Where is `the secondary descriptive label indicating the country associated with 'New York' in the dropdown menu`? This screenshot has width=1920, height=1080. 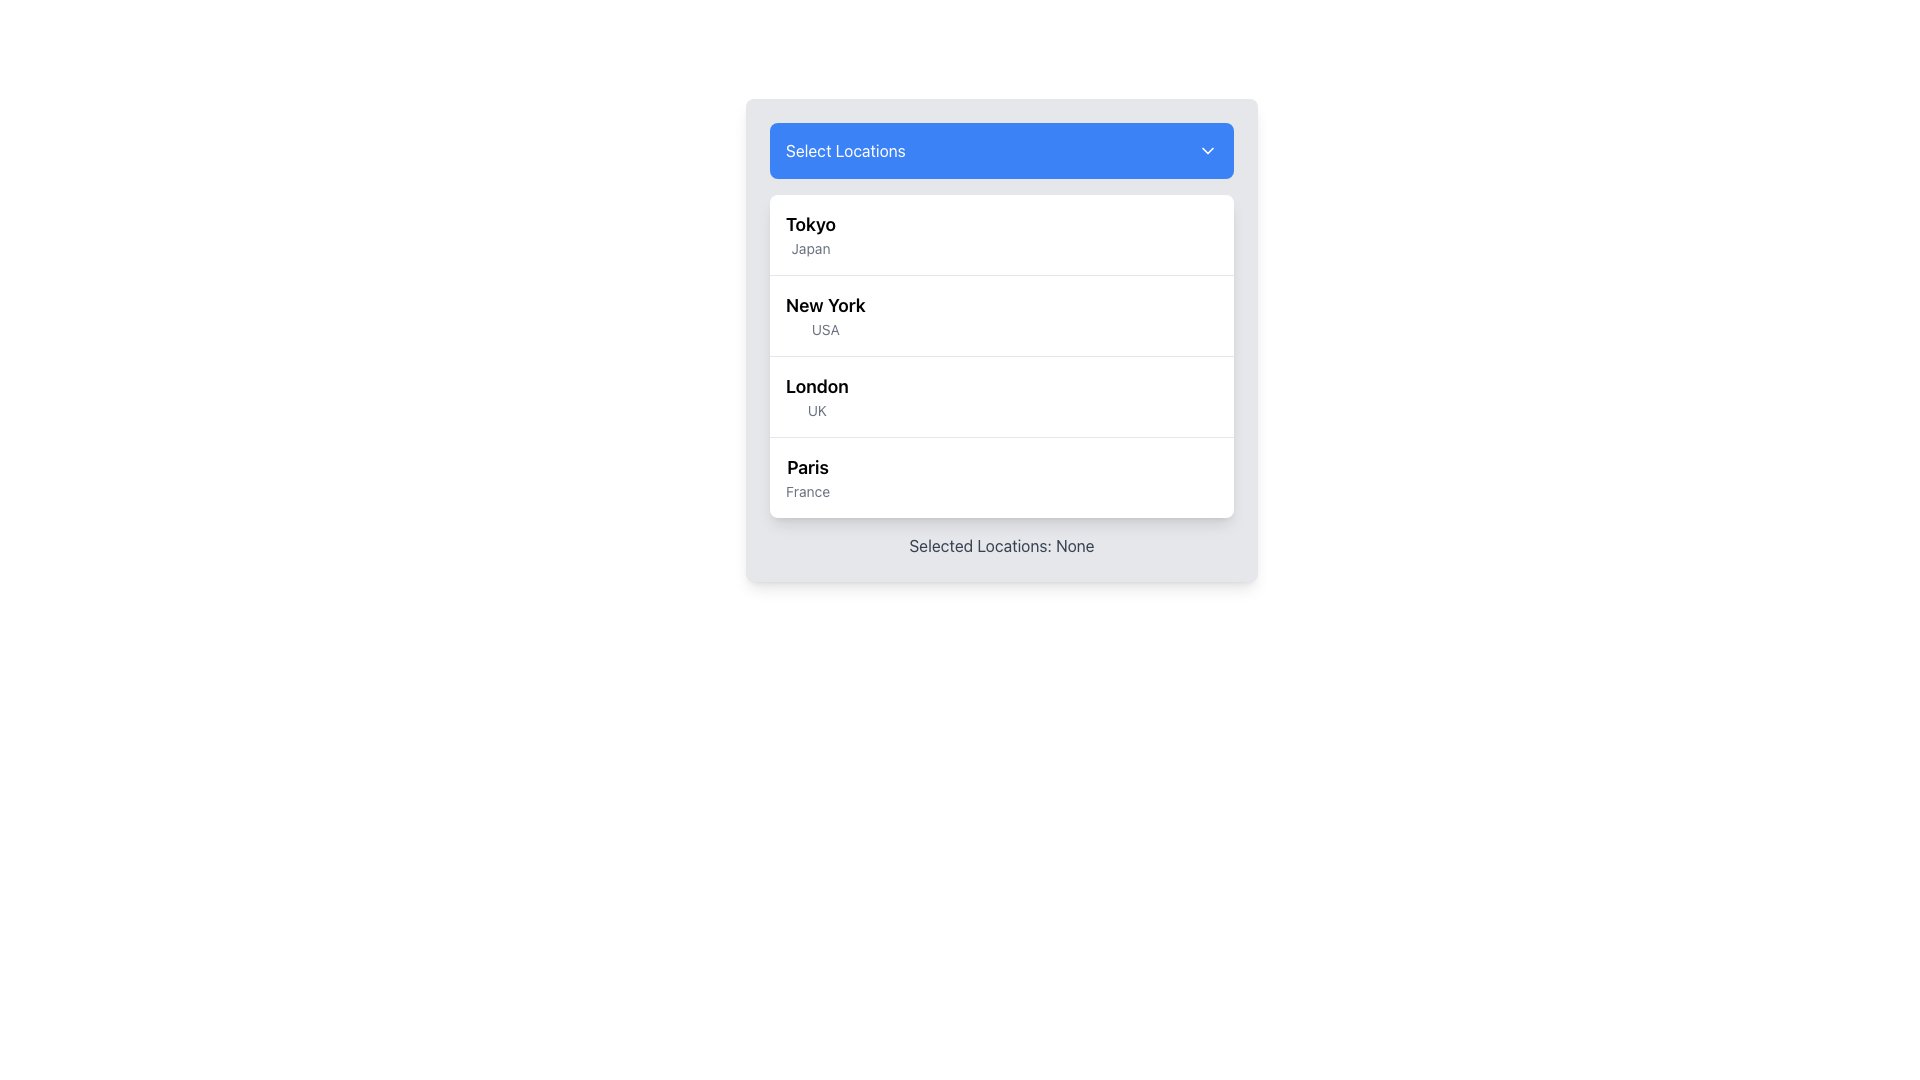
the secondary descriptive label indicating the country associated with 'New York' in the dropdown menu is located at coordinates (825, 329).